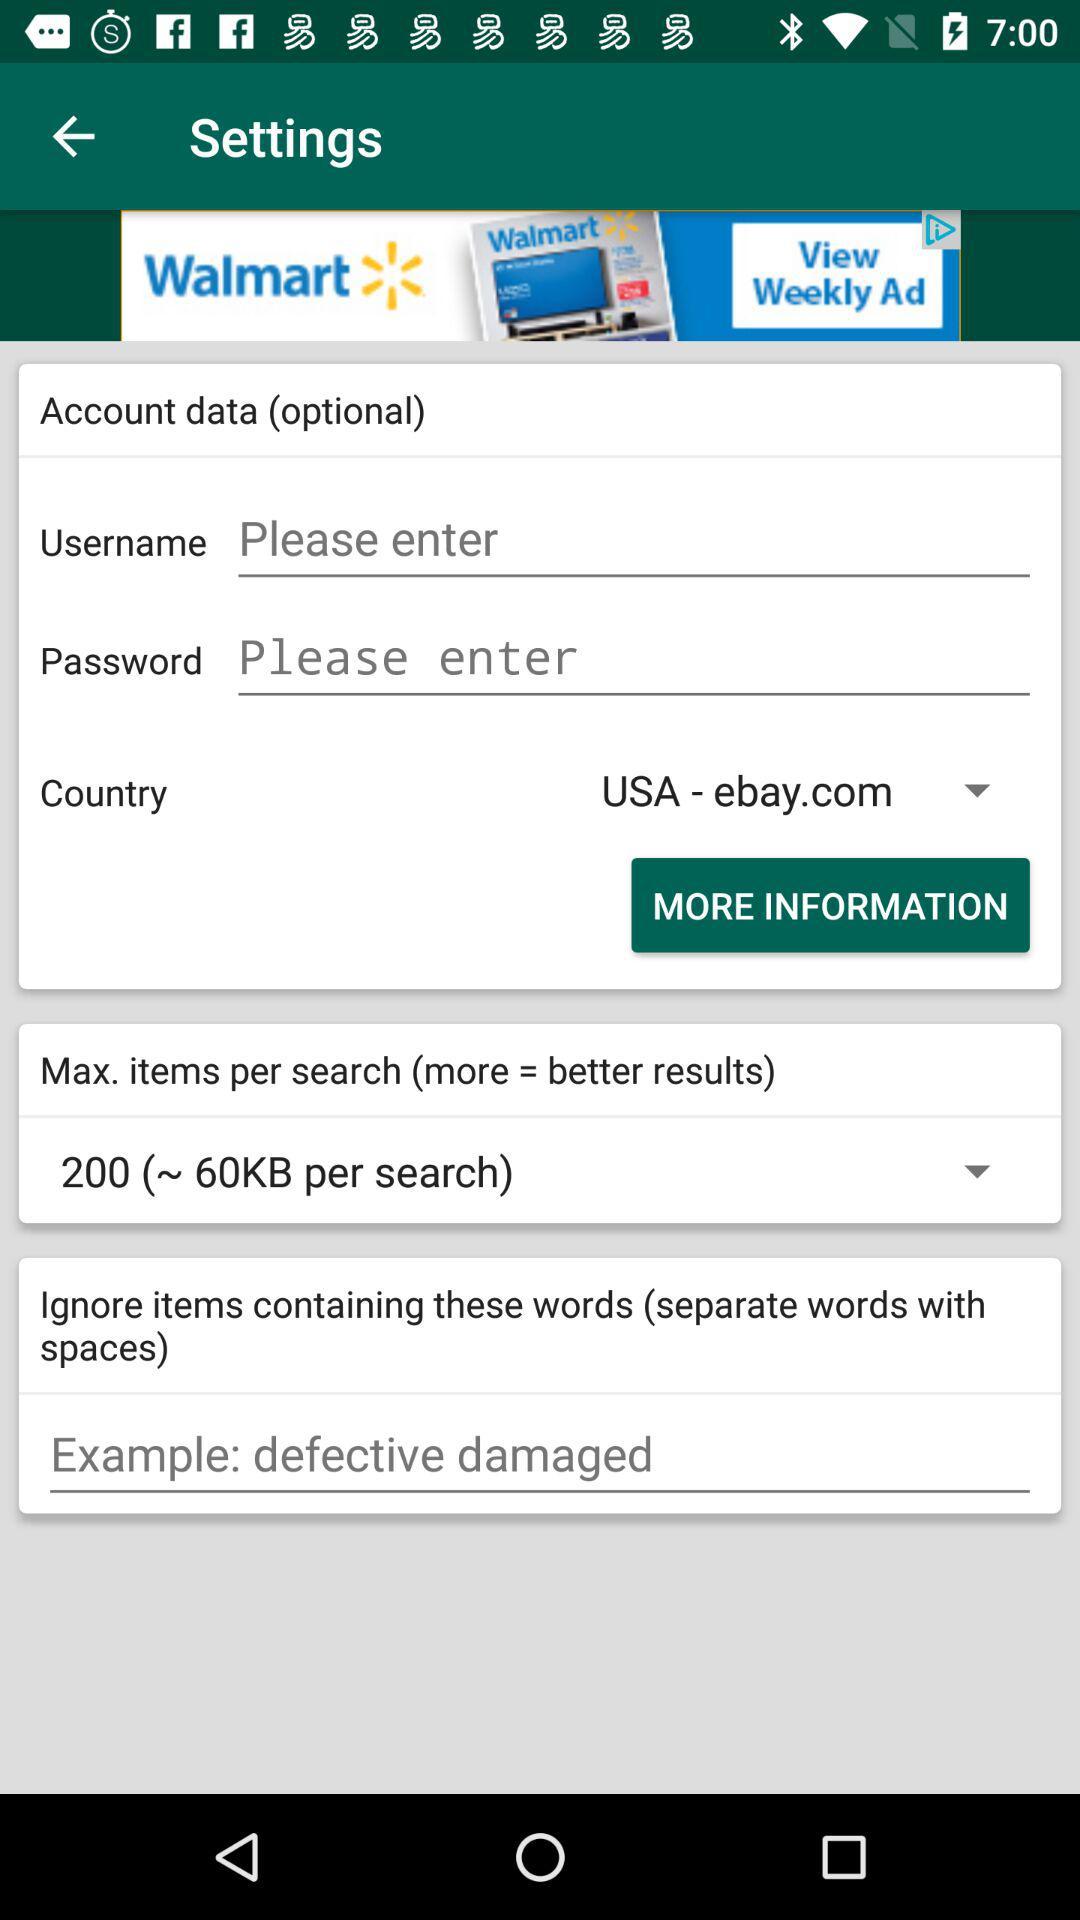 This screenshot has width=1080, height=1920. Describe the element at coordinates (540, 274) in the screenshot. I see `advertisement option` at that location.